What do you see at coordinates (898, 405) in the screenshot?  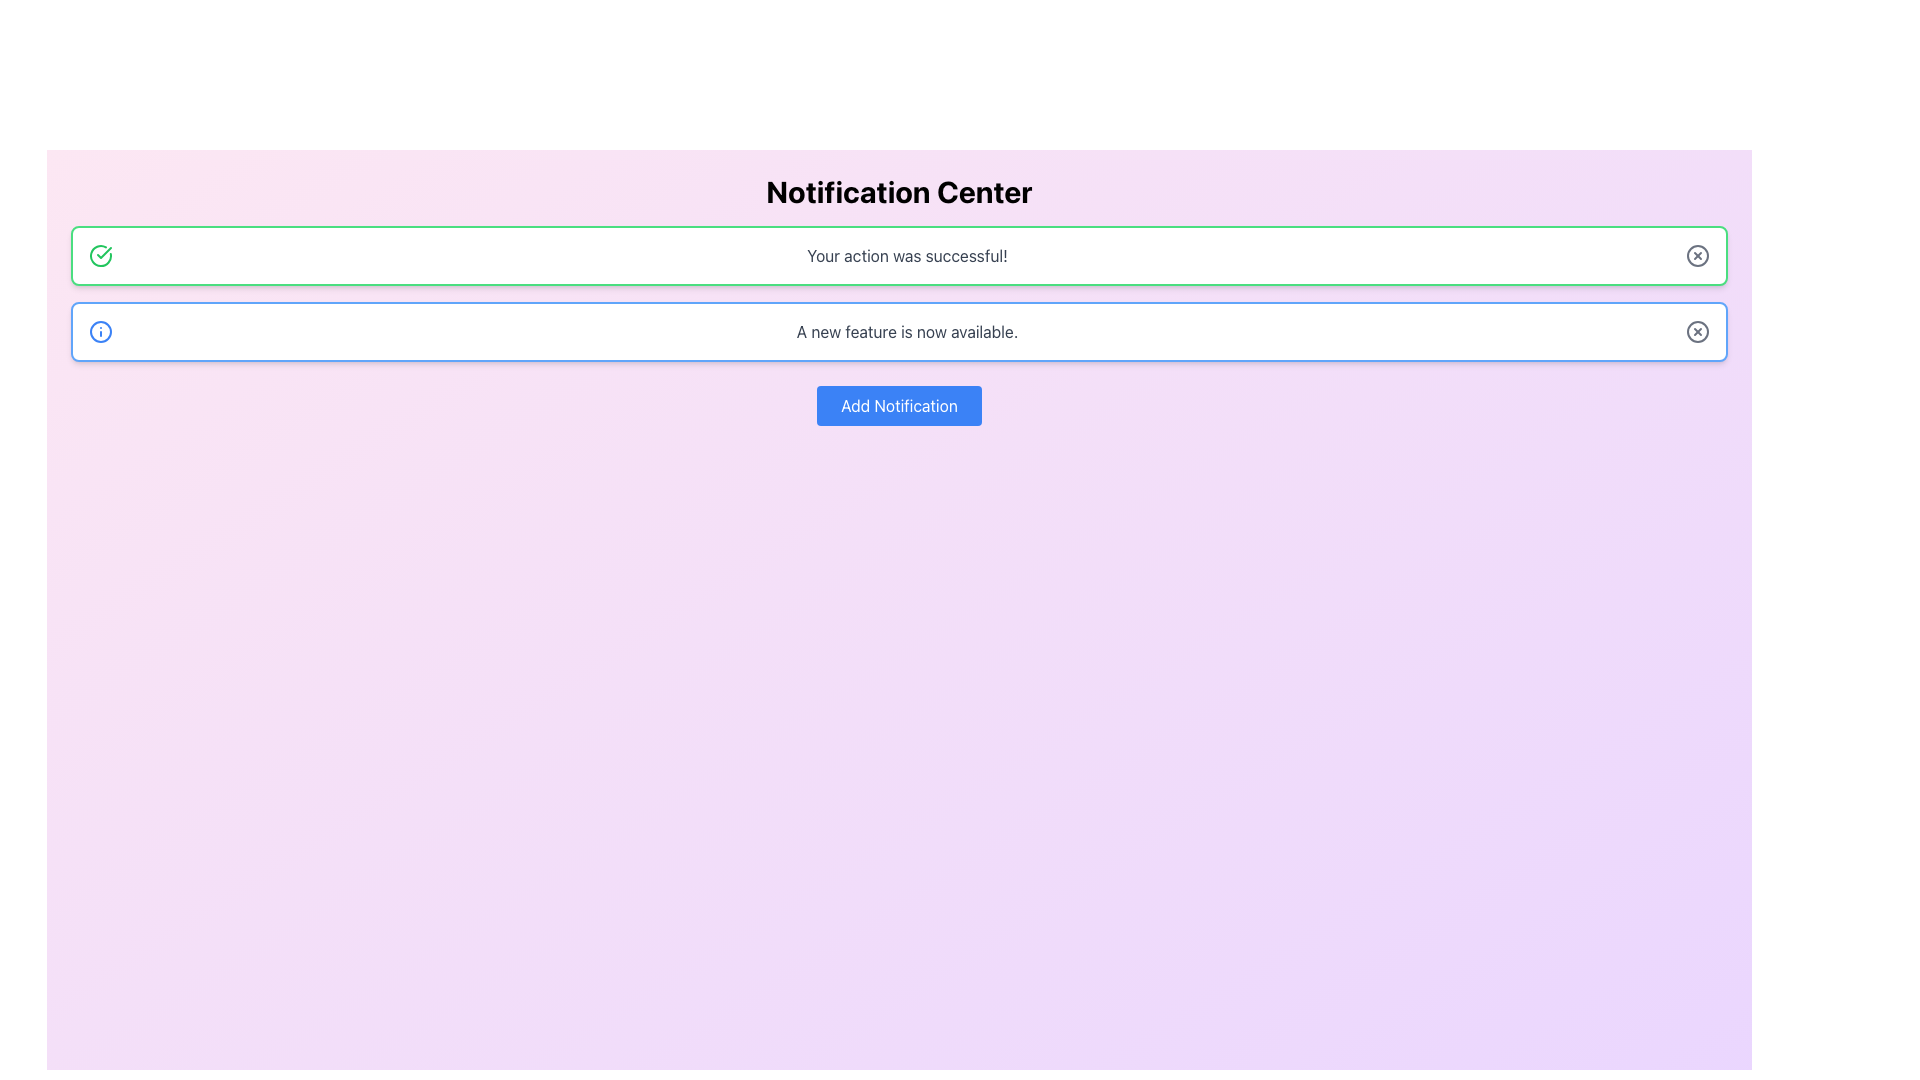 I see `the 'Add Notification' button` at bounding box center [898, 405].